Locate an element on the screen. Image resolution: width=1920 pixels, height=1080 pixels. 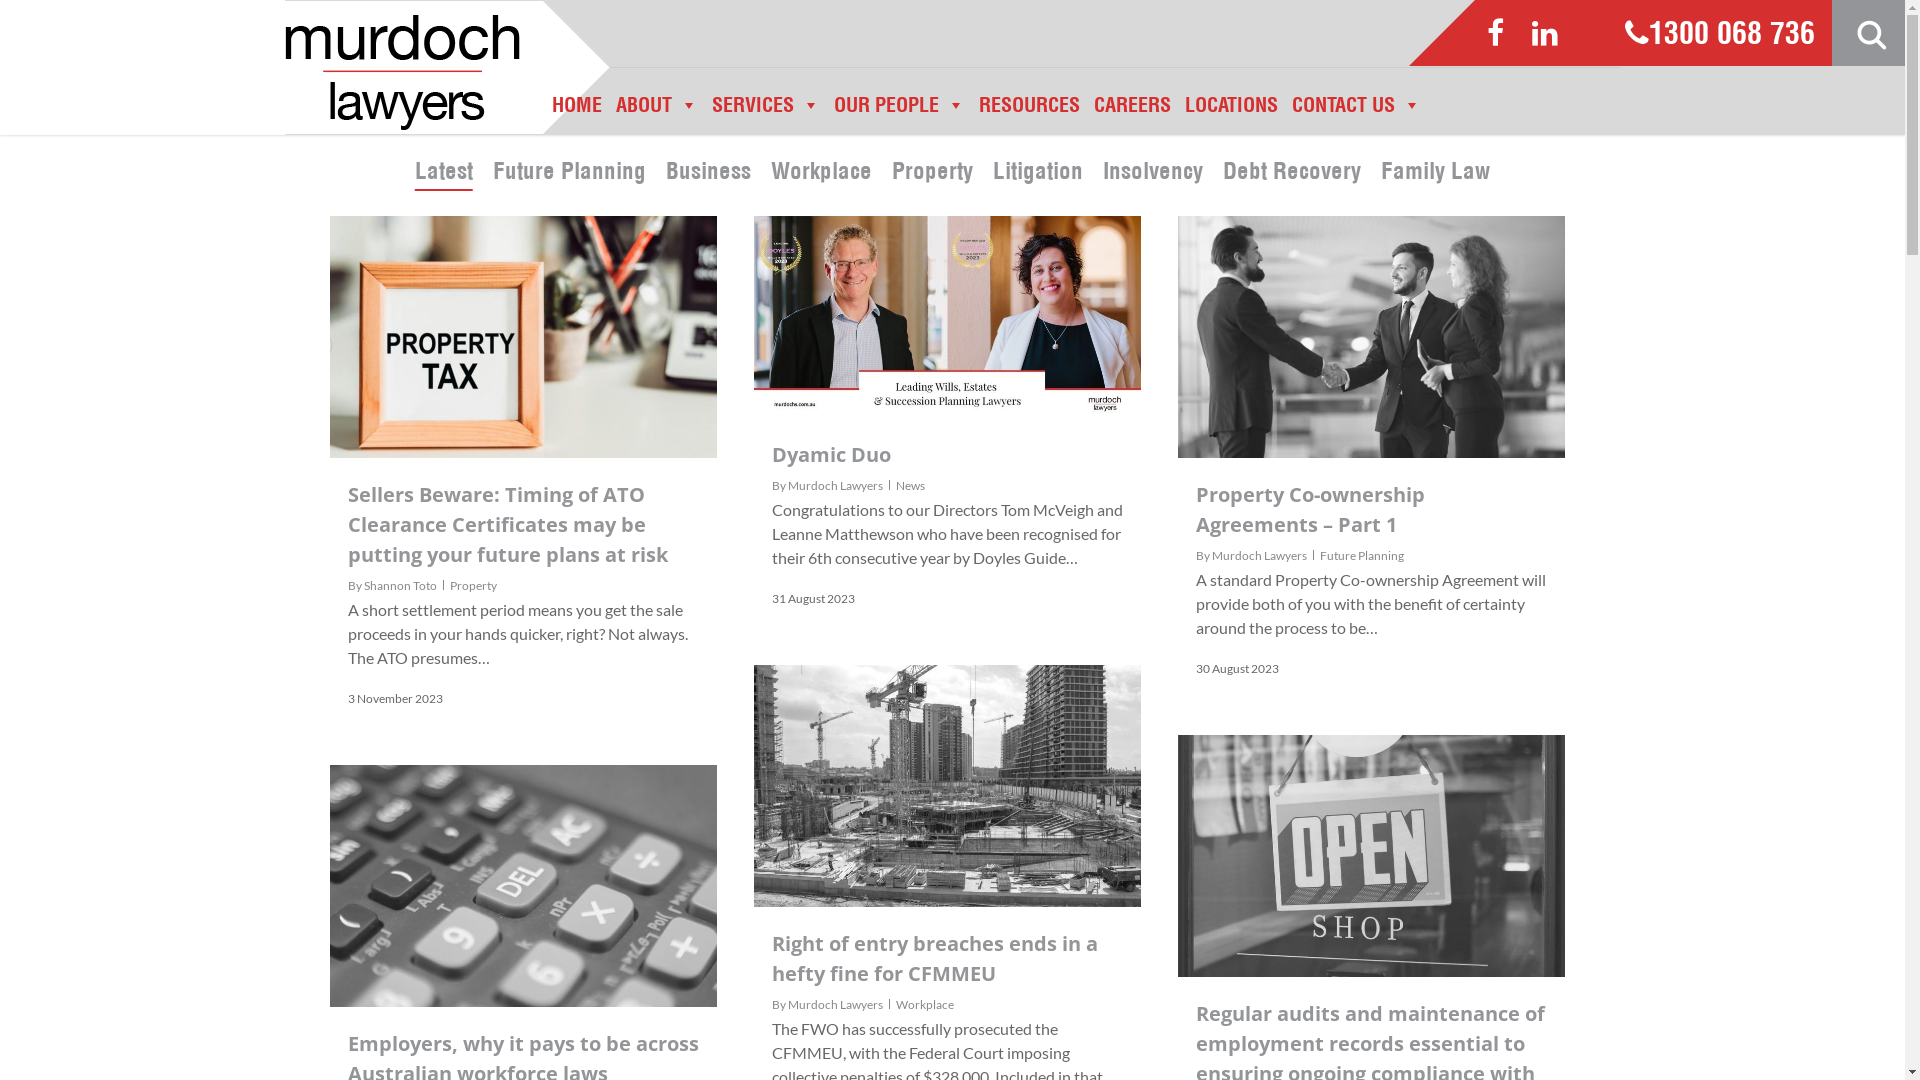
'OUR PEOPLE' is located at coordinates (898, 112).